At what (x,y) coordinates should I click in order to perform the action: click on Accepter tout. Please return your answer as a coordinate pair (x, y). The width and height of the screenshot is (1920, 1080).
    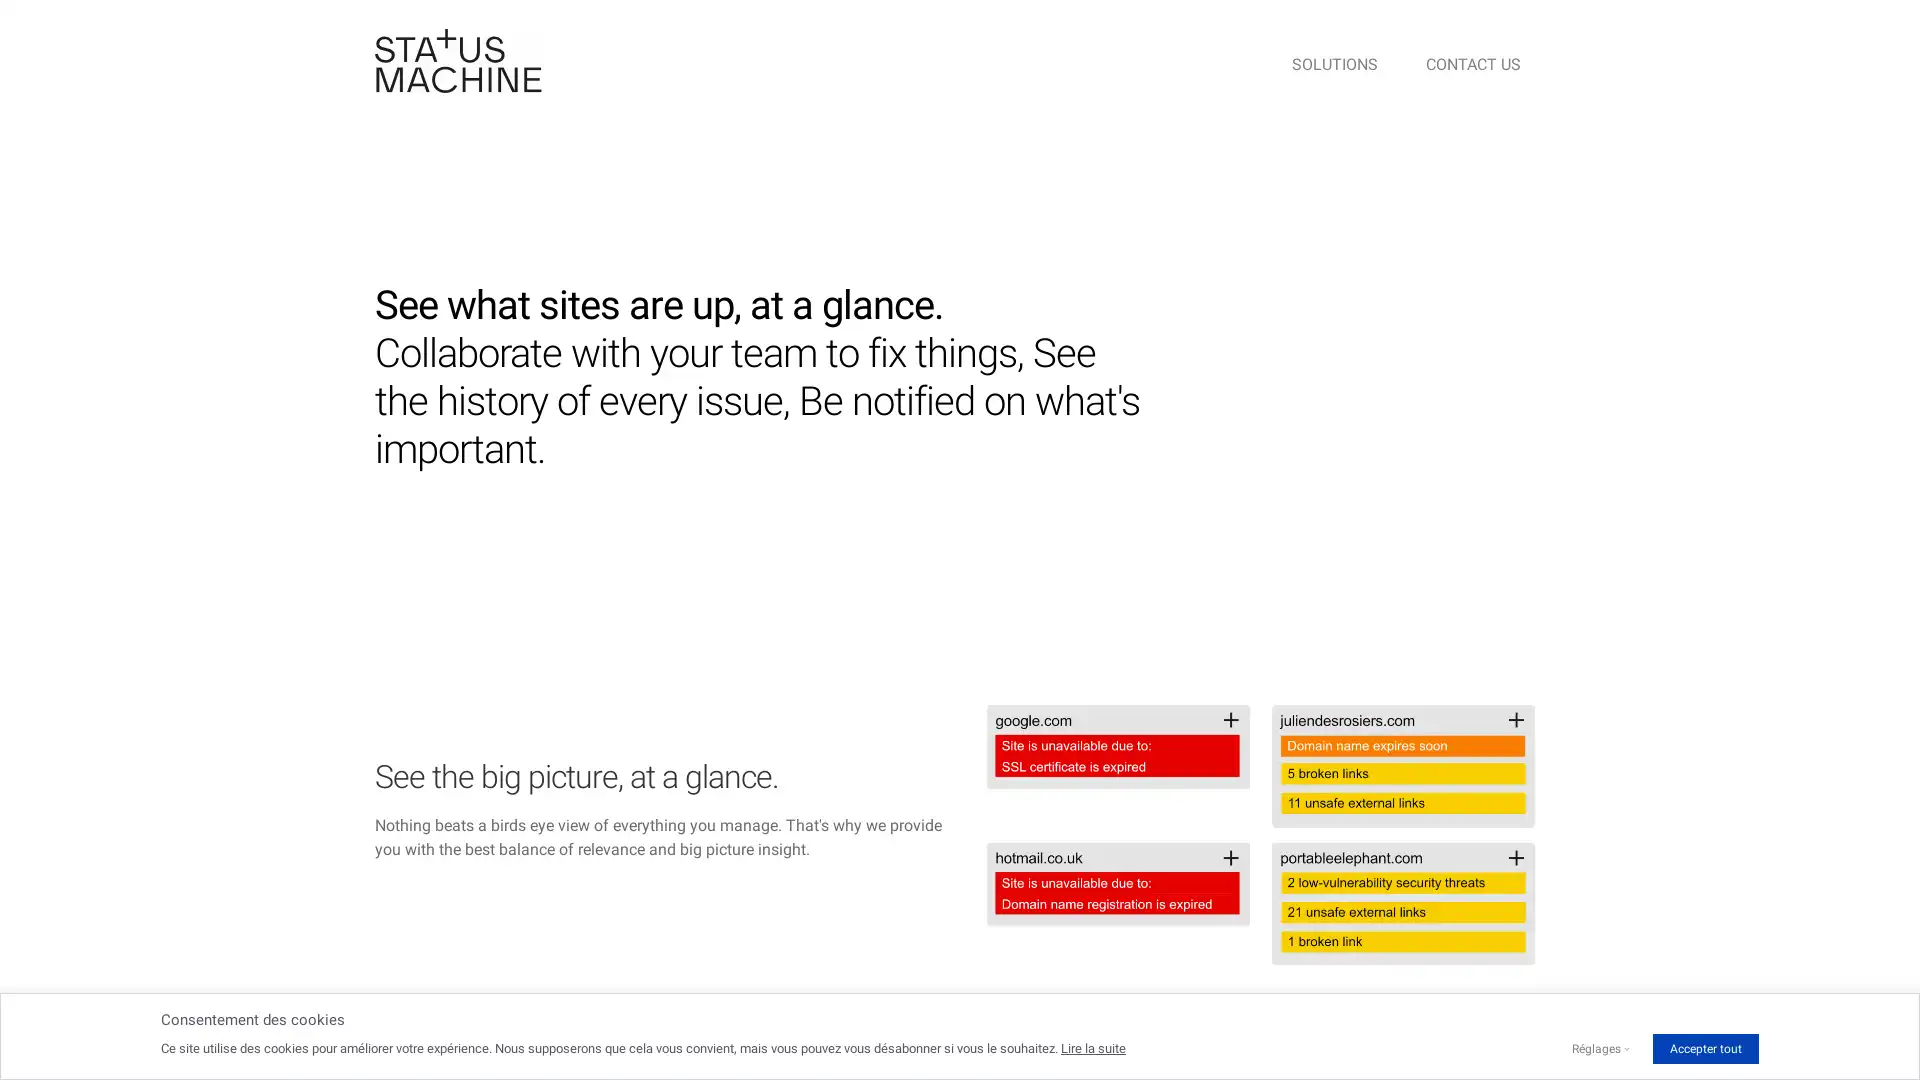
    Looking at the image, I should click on (1704, 1048).